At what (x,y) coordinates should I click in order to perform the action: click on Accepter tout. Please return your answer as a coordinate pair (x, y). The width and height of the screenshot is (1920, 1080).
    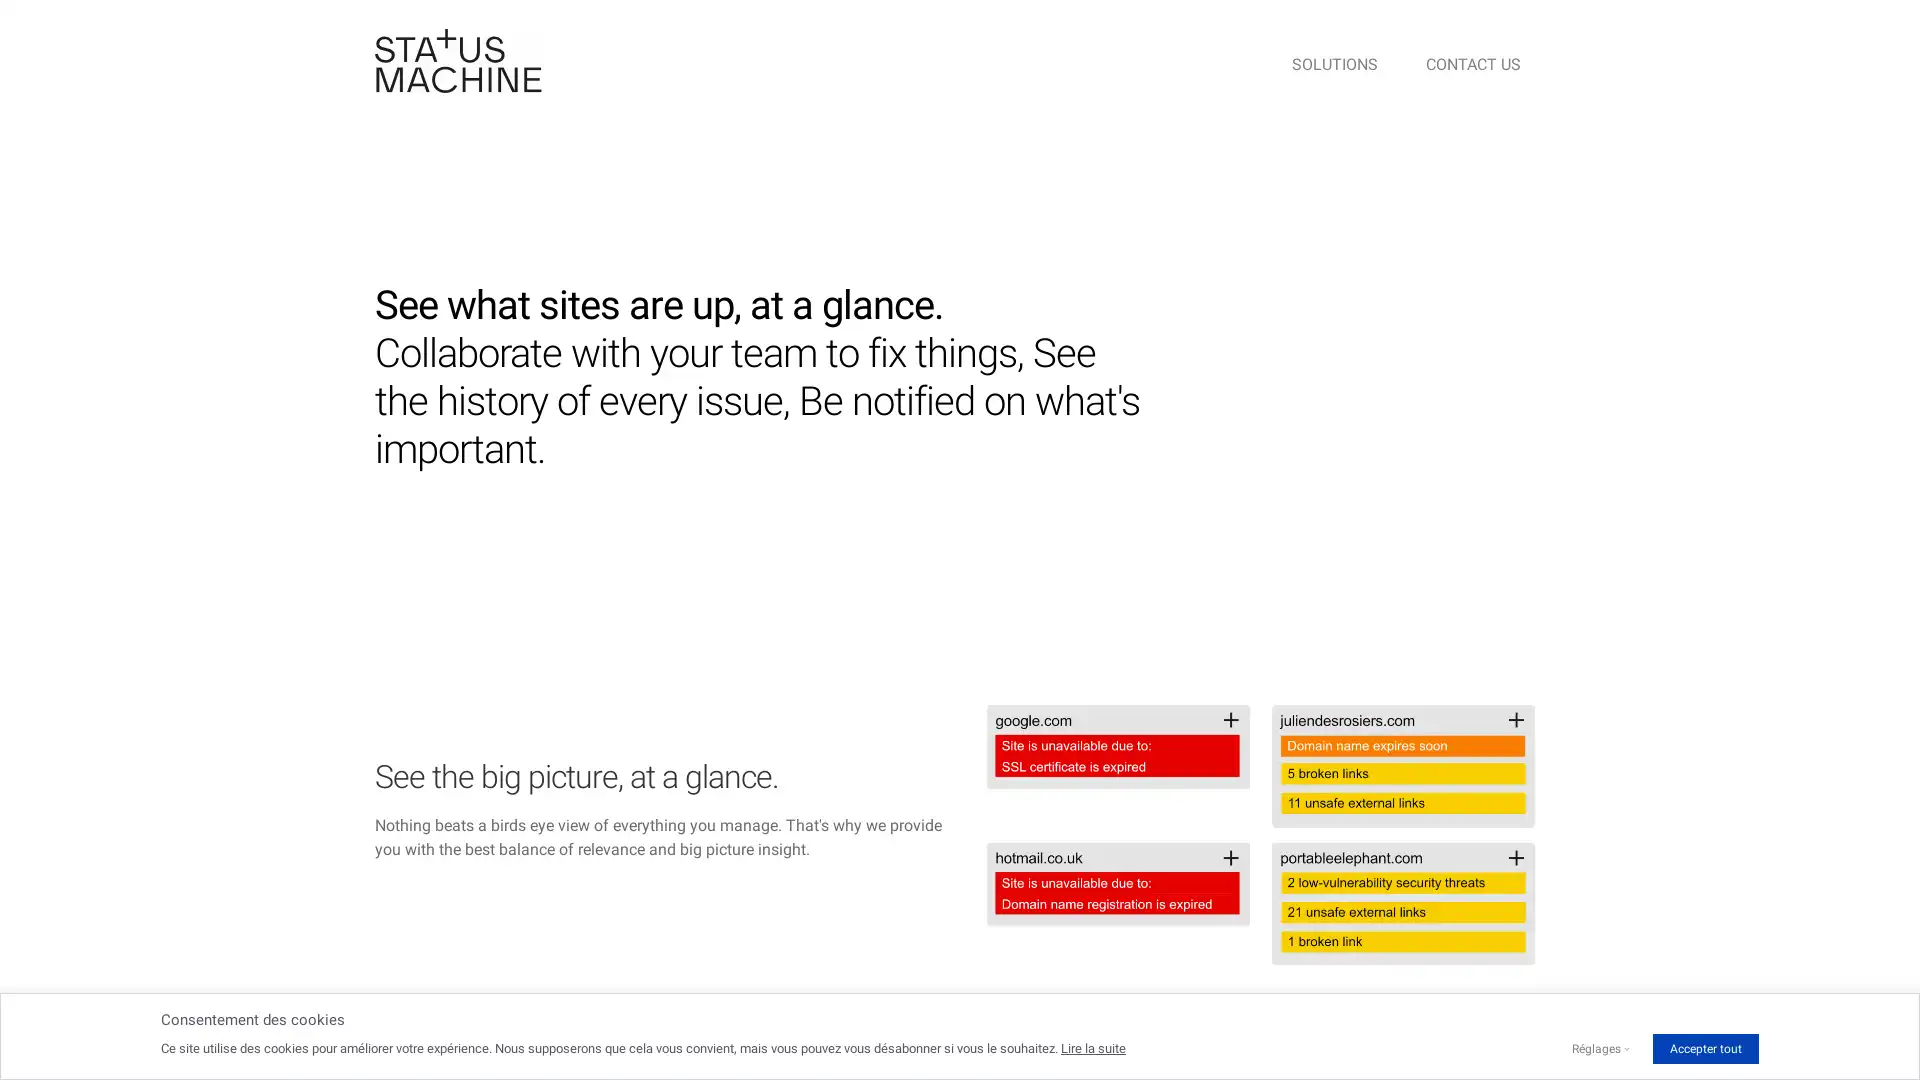
    Looking at the image, I should click on (1704, 1048).